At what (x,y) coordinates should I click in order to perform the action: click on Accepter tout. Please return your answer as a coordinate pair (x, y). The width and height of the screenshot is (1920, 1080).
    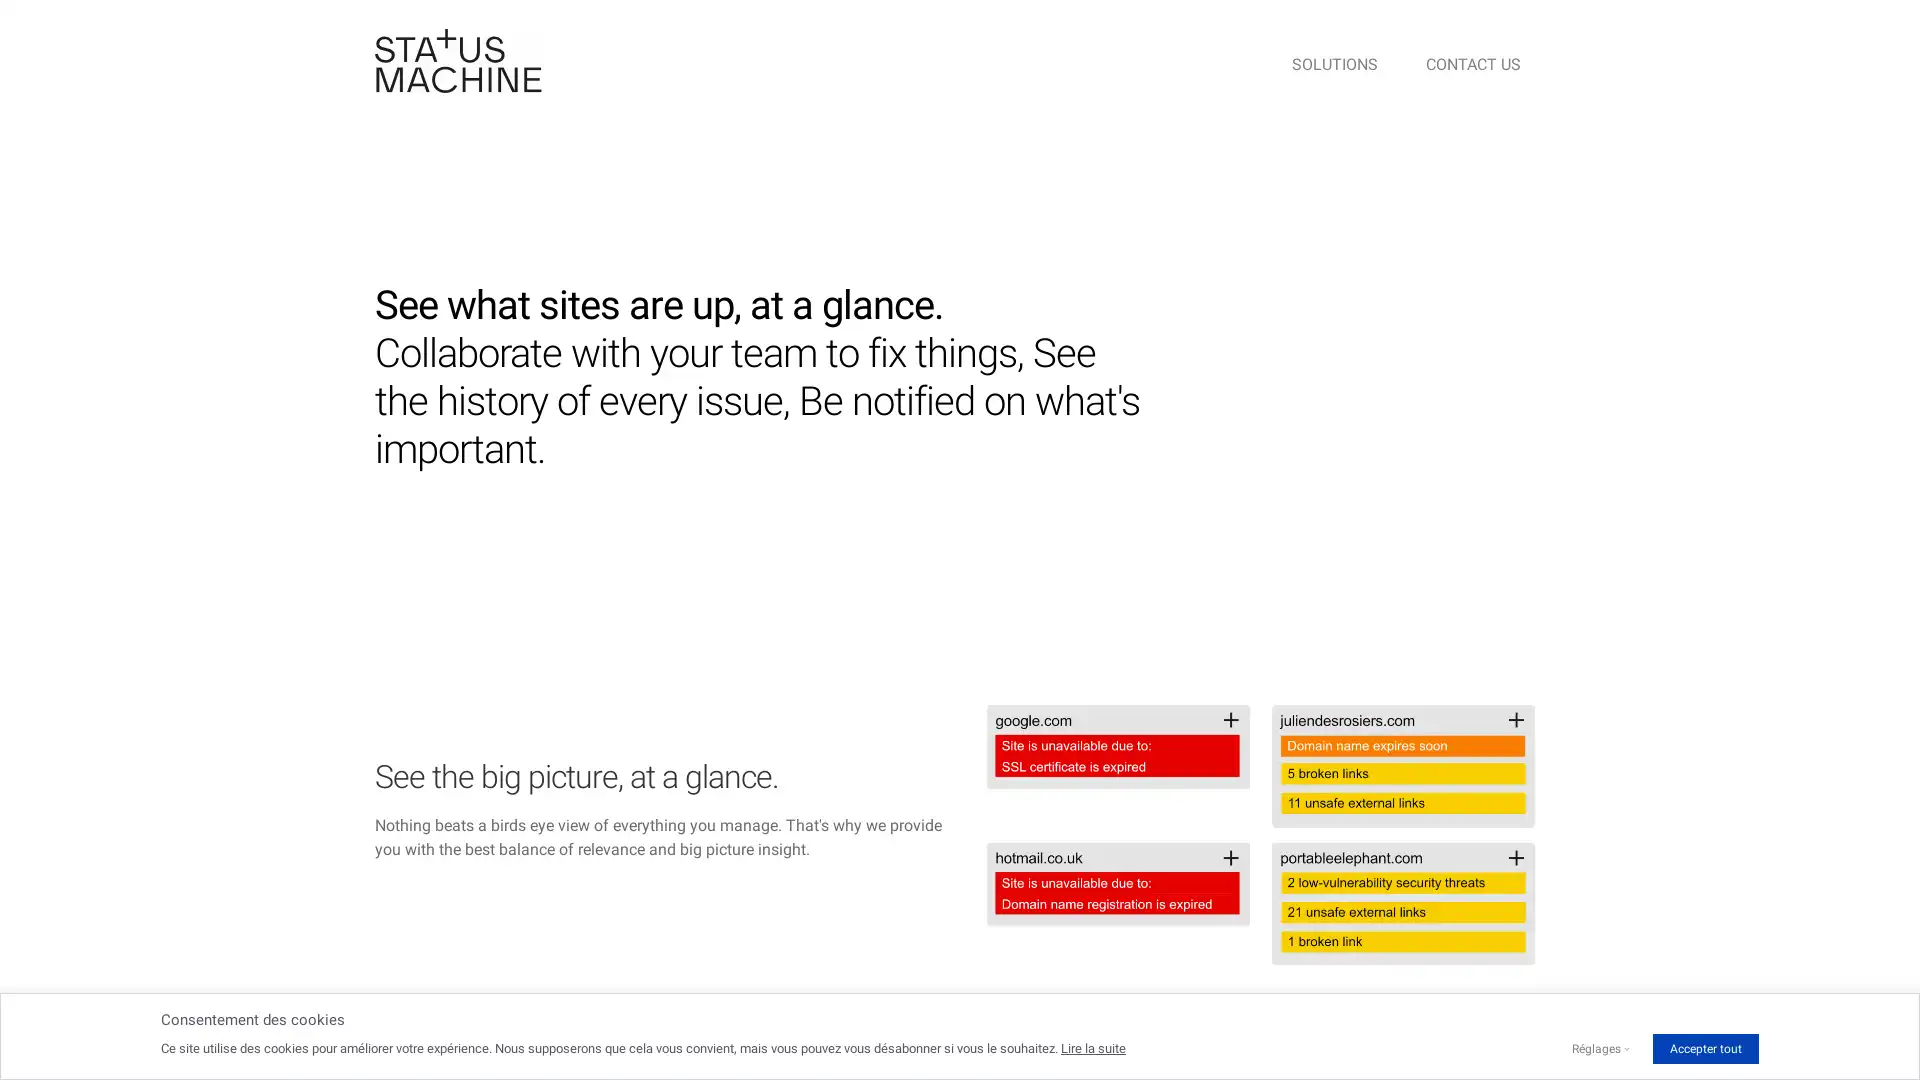
    Looking at the image, I should click on (1704, 1048).